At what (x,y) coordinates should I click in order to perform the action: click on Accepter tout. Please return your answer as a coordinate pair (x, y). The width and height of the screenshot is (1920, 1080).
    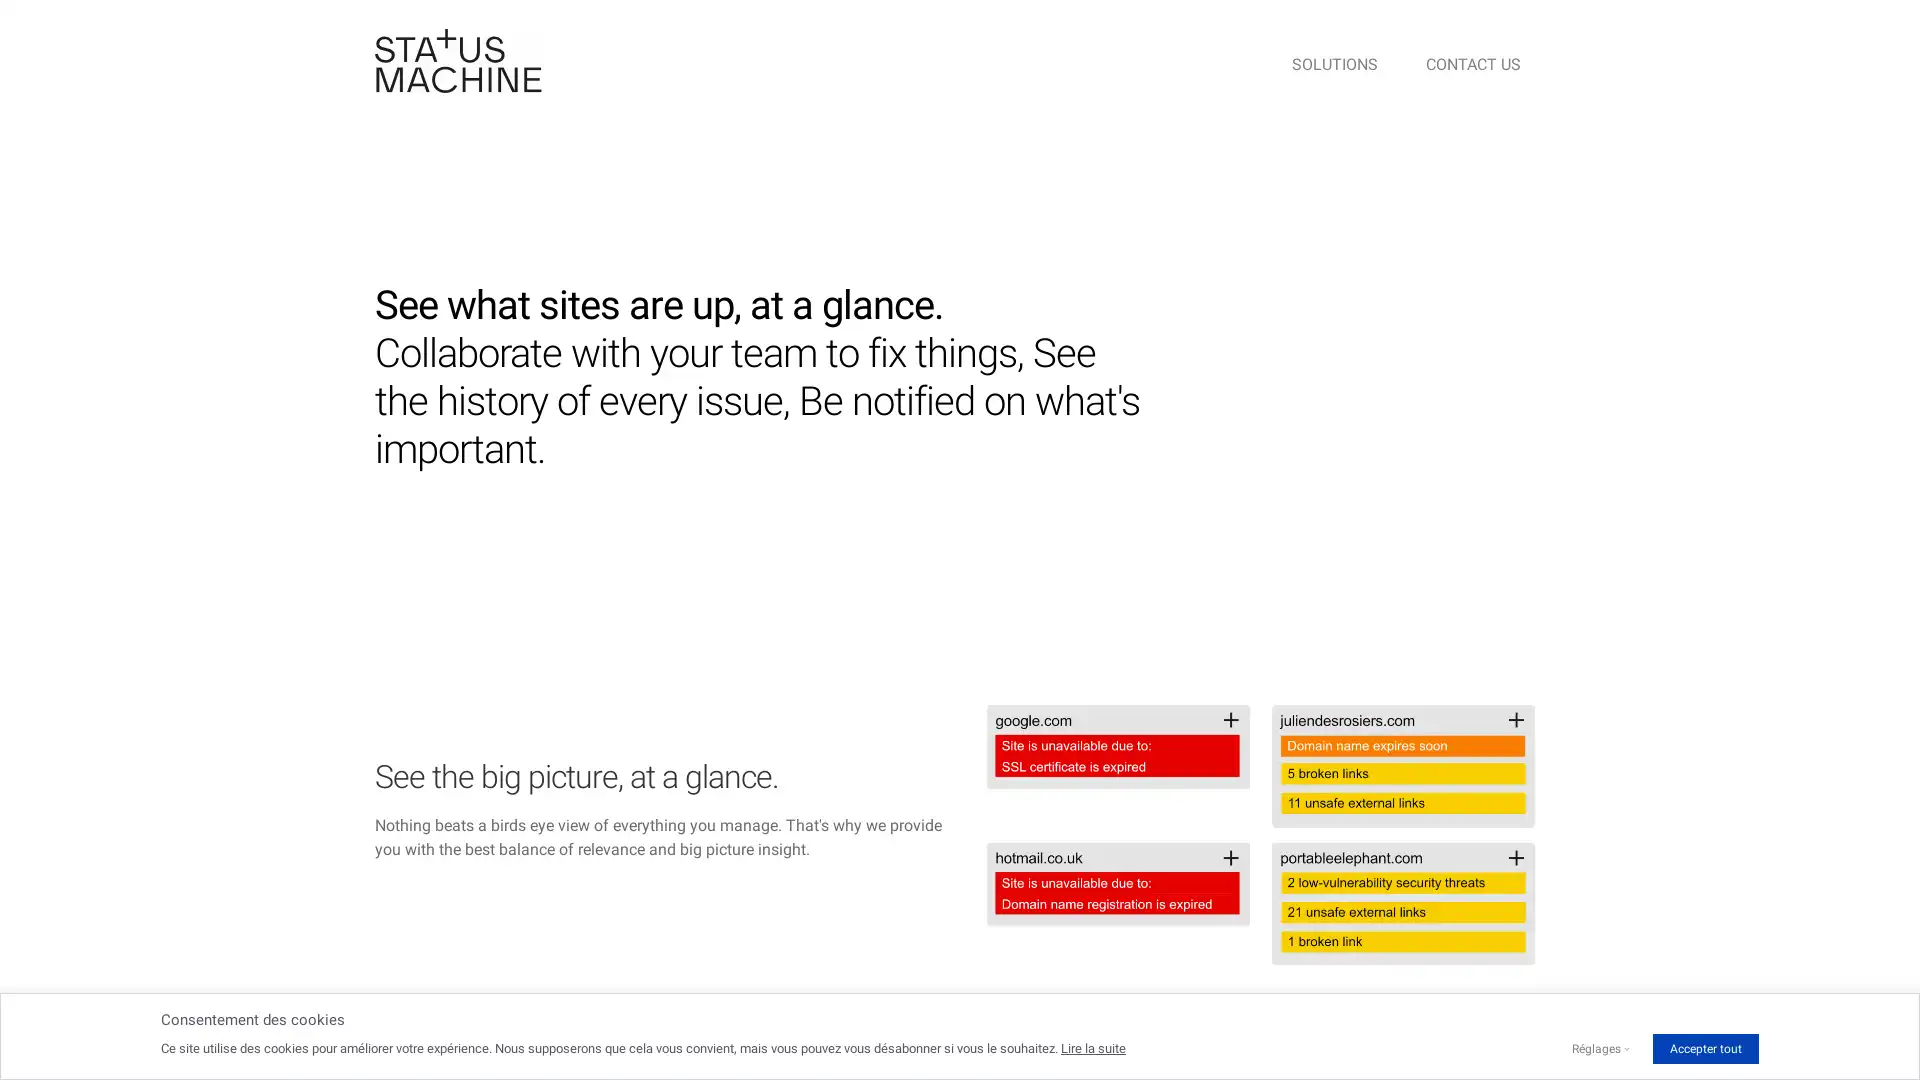
    Looking at the image, I should click on (1704, 1048).